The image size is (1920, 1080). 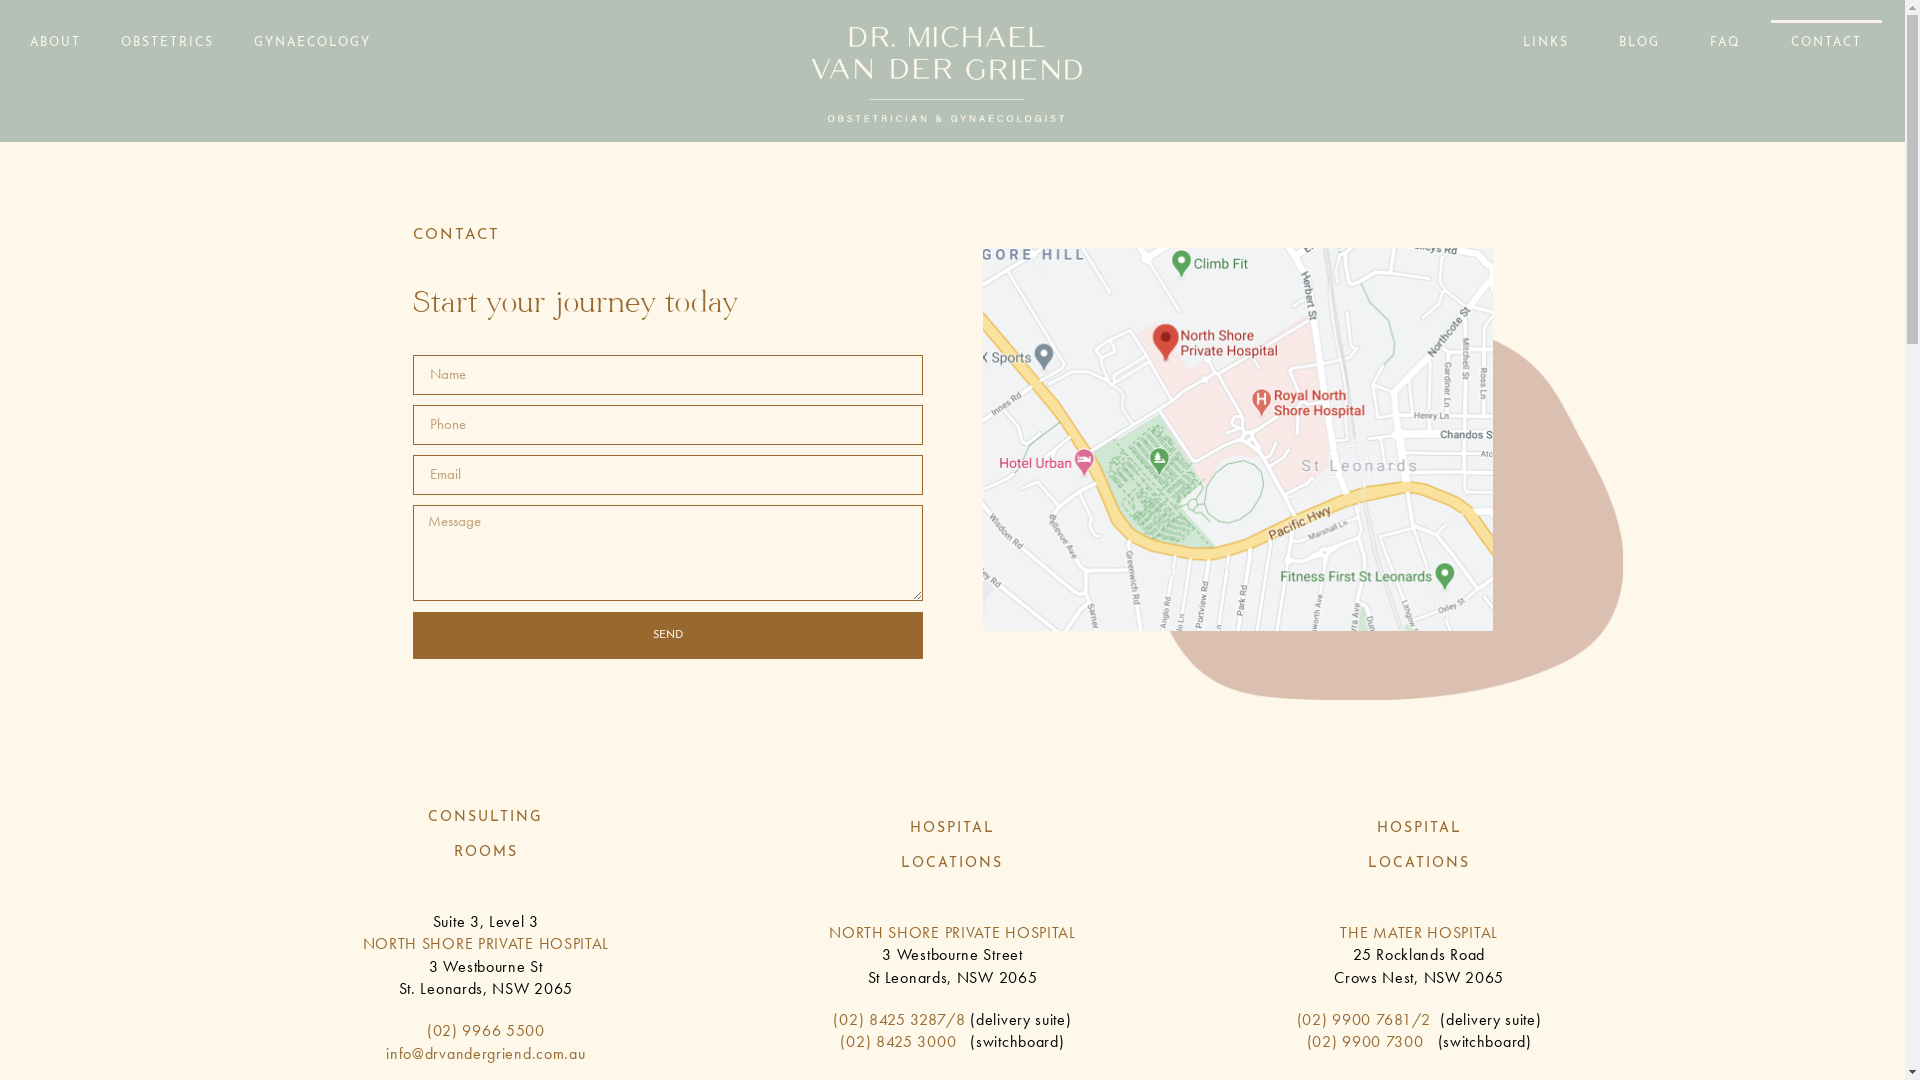 What do you see at coordinates (167, 42) in the screenshot?
I see `'OBSTETRICS'` at bounding box center [167, 42].